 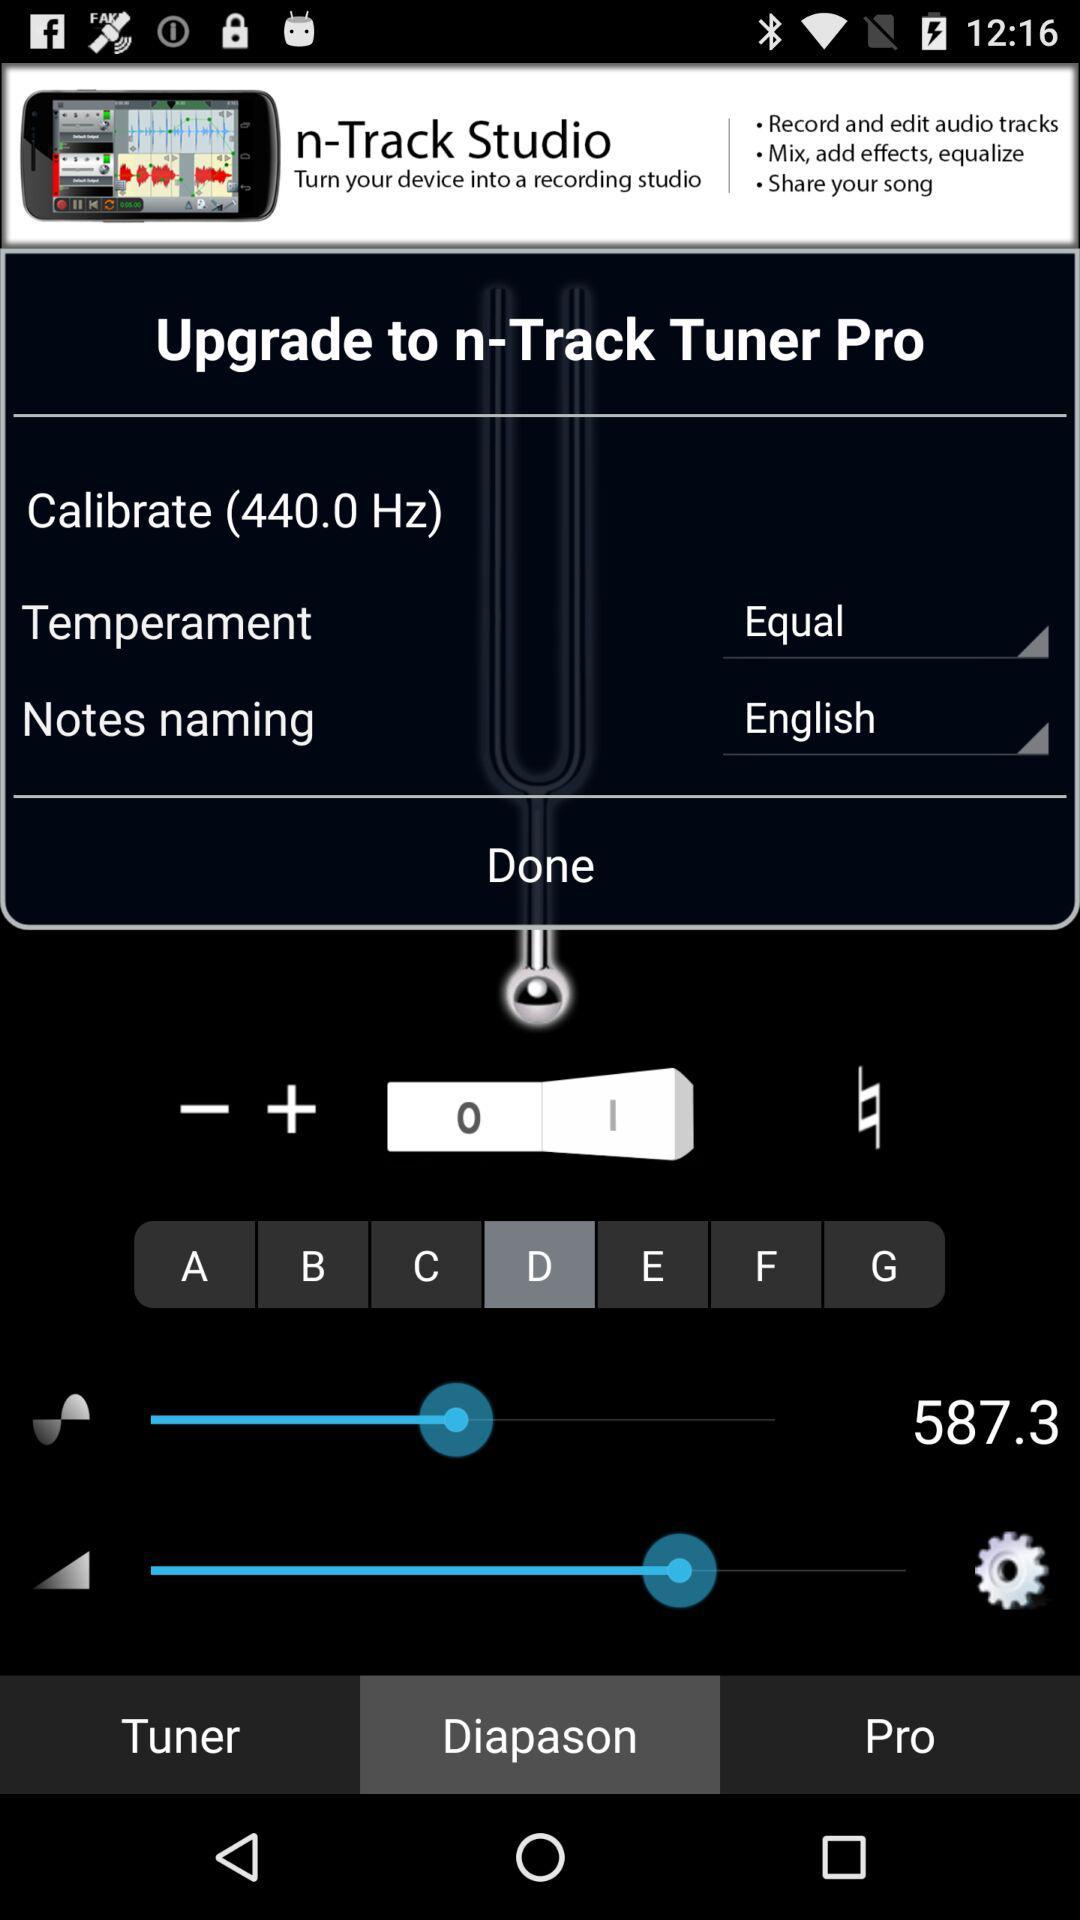 I want to click on increase volume on the tuner, so click(x=292, y=1107).